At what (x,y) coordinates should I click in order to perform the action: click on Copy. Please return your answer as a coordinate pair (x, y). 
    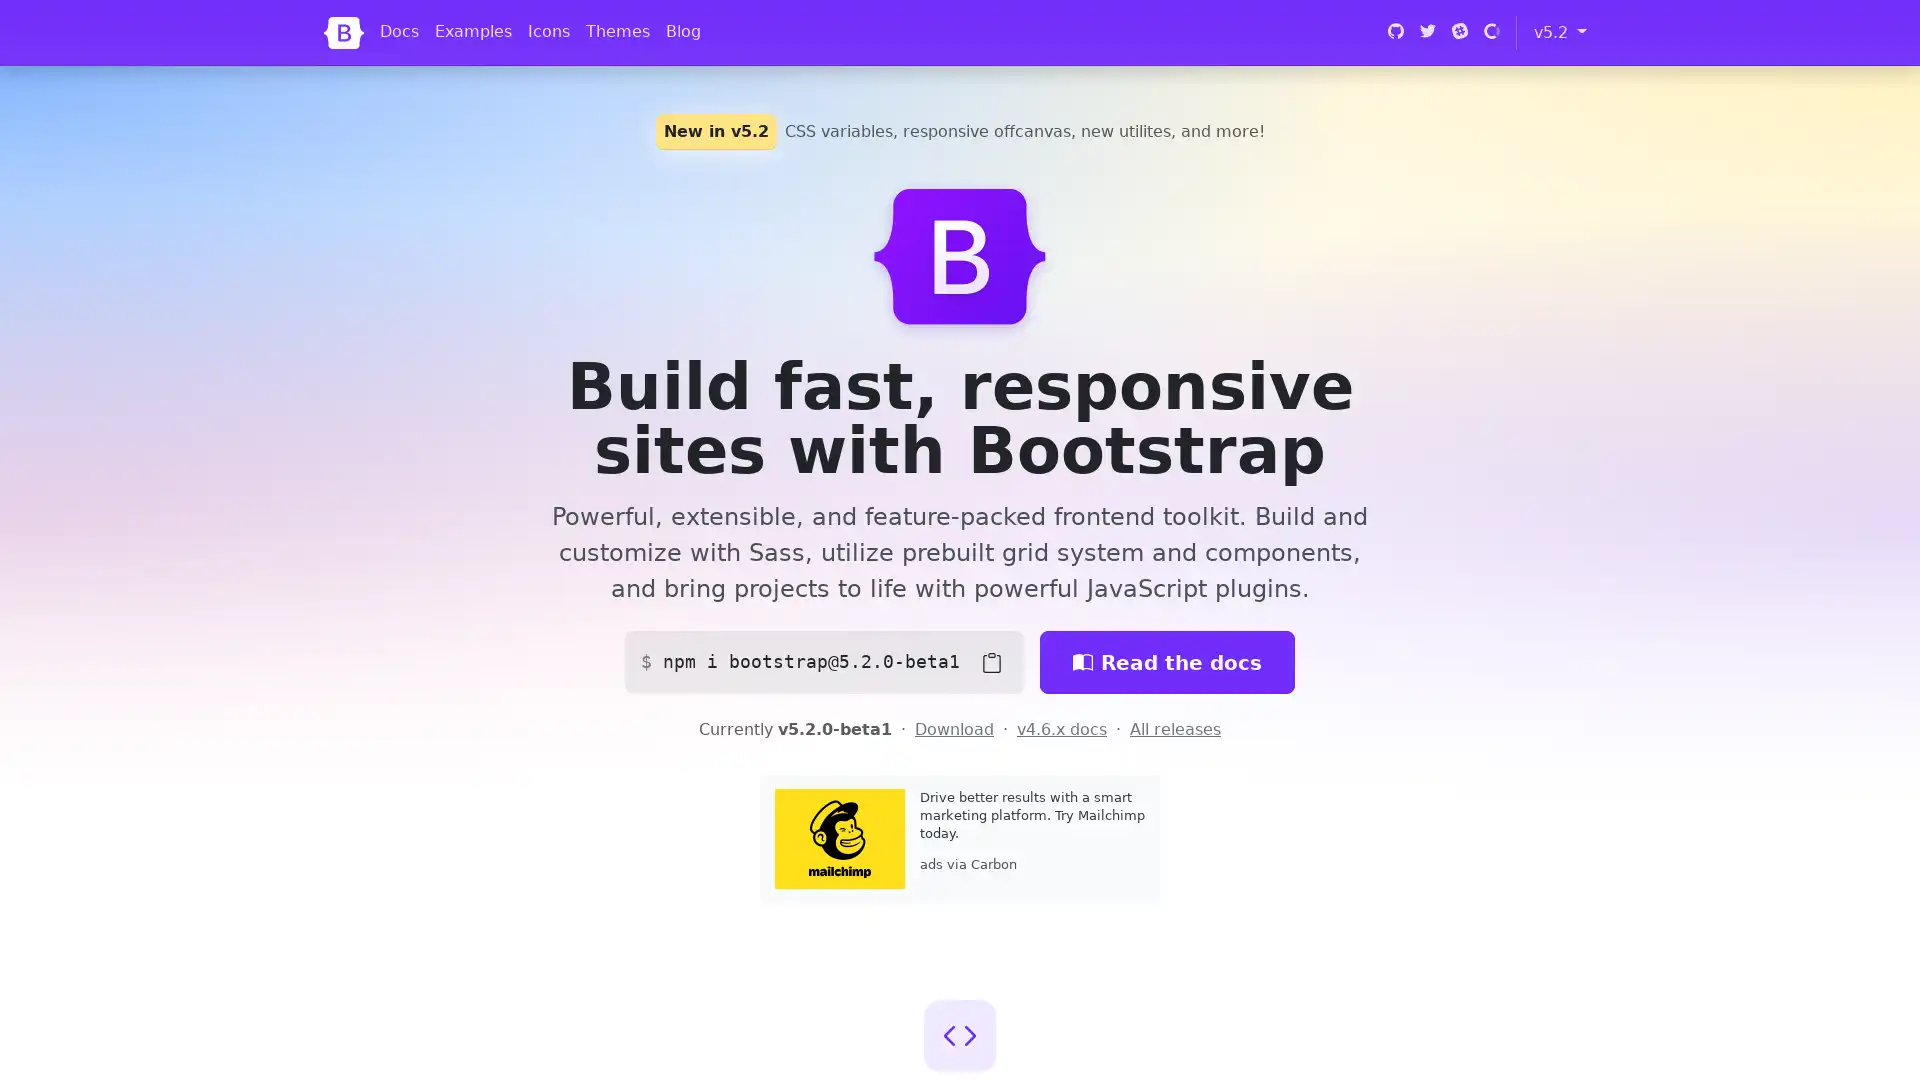
    Looking at the image, I should click on (992, 661).